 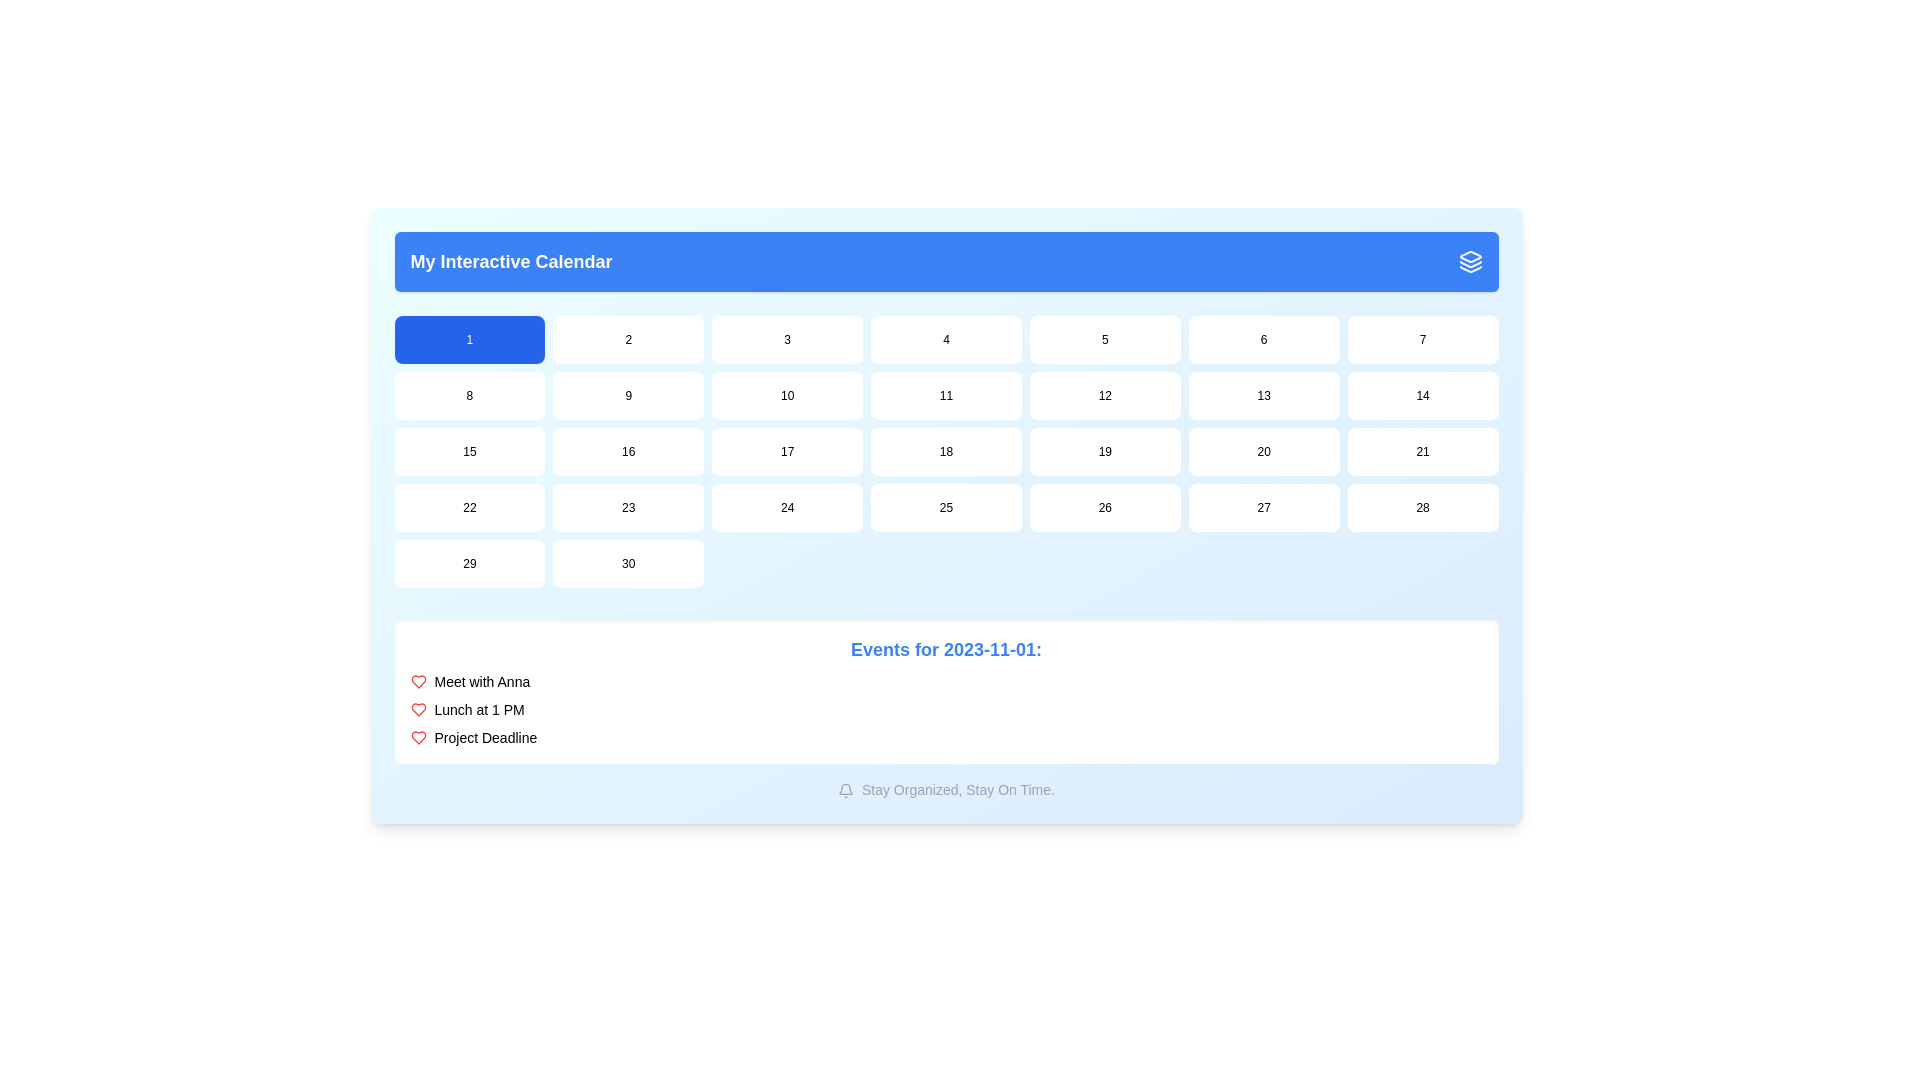 I want to click on the text element displaying 'My Interactive Calendar' in bold white font, located within the blue header bar at the top of the main content area, so click(x=511, y=261).